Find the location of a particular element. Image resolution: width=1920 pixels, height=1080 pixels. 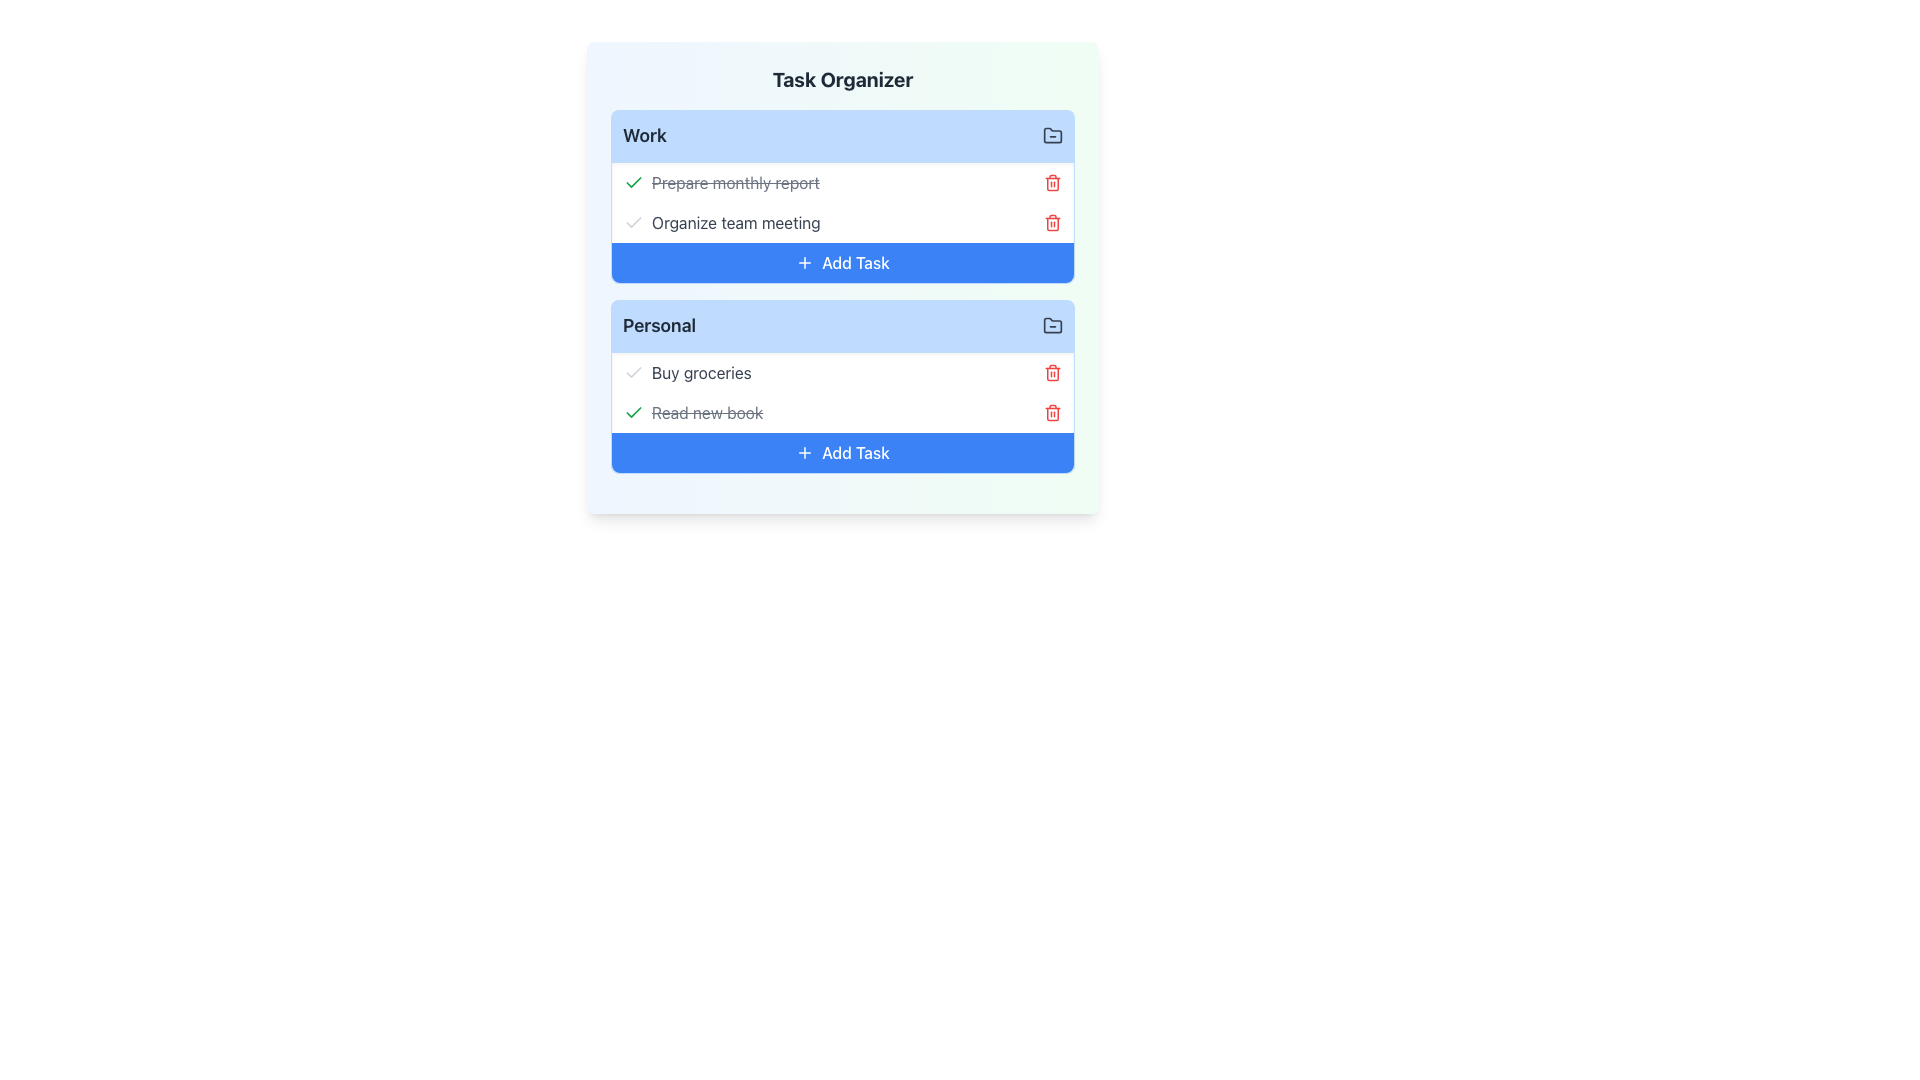

the 'Add Task' button located at the bottom of the task list in the 'Work' section, which has a blue background and white text is located at coordinates (843, 261).